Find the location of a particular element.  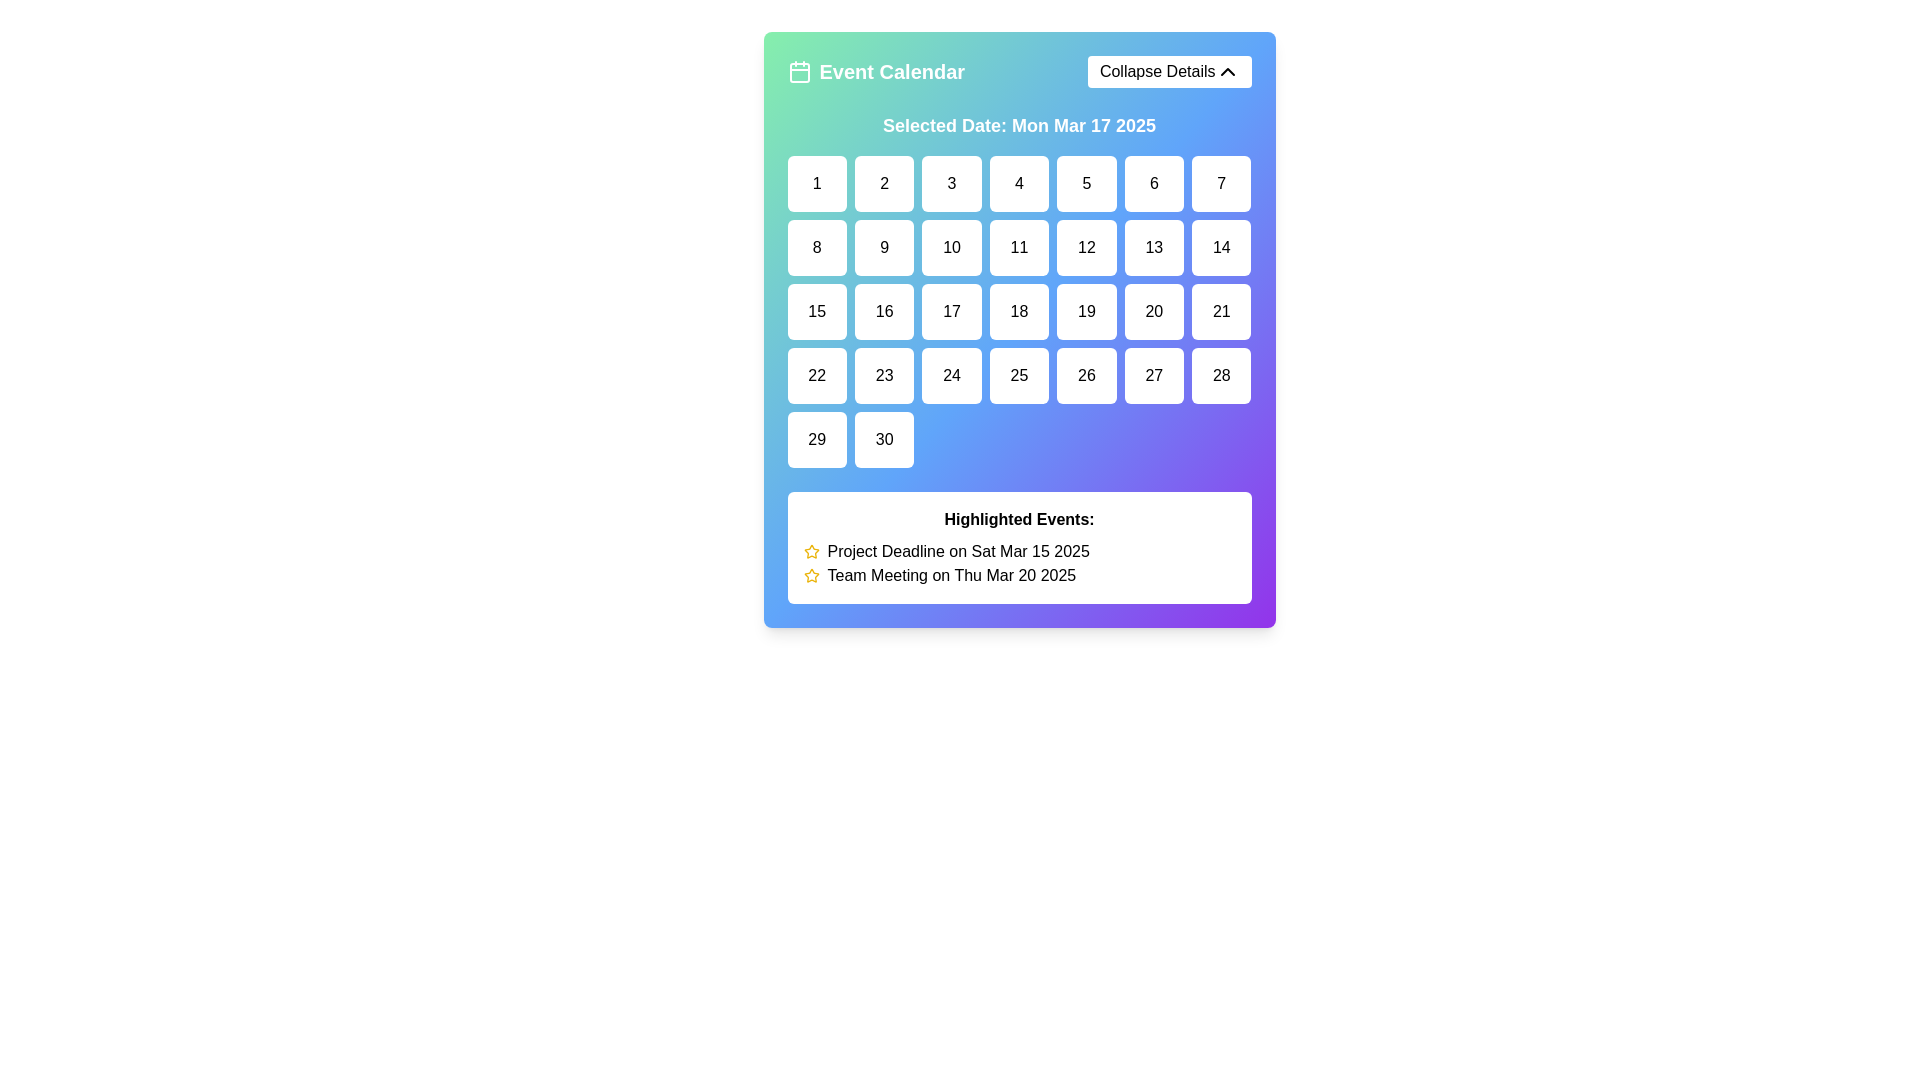

the calendar date button located in the middle cell of the fourth row of a 7-column grid is located at coordinates (883, 375).